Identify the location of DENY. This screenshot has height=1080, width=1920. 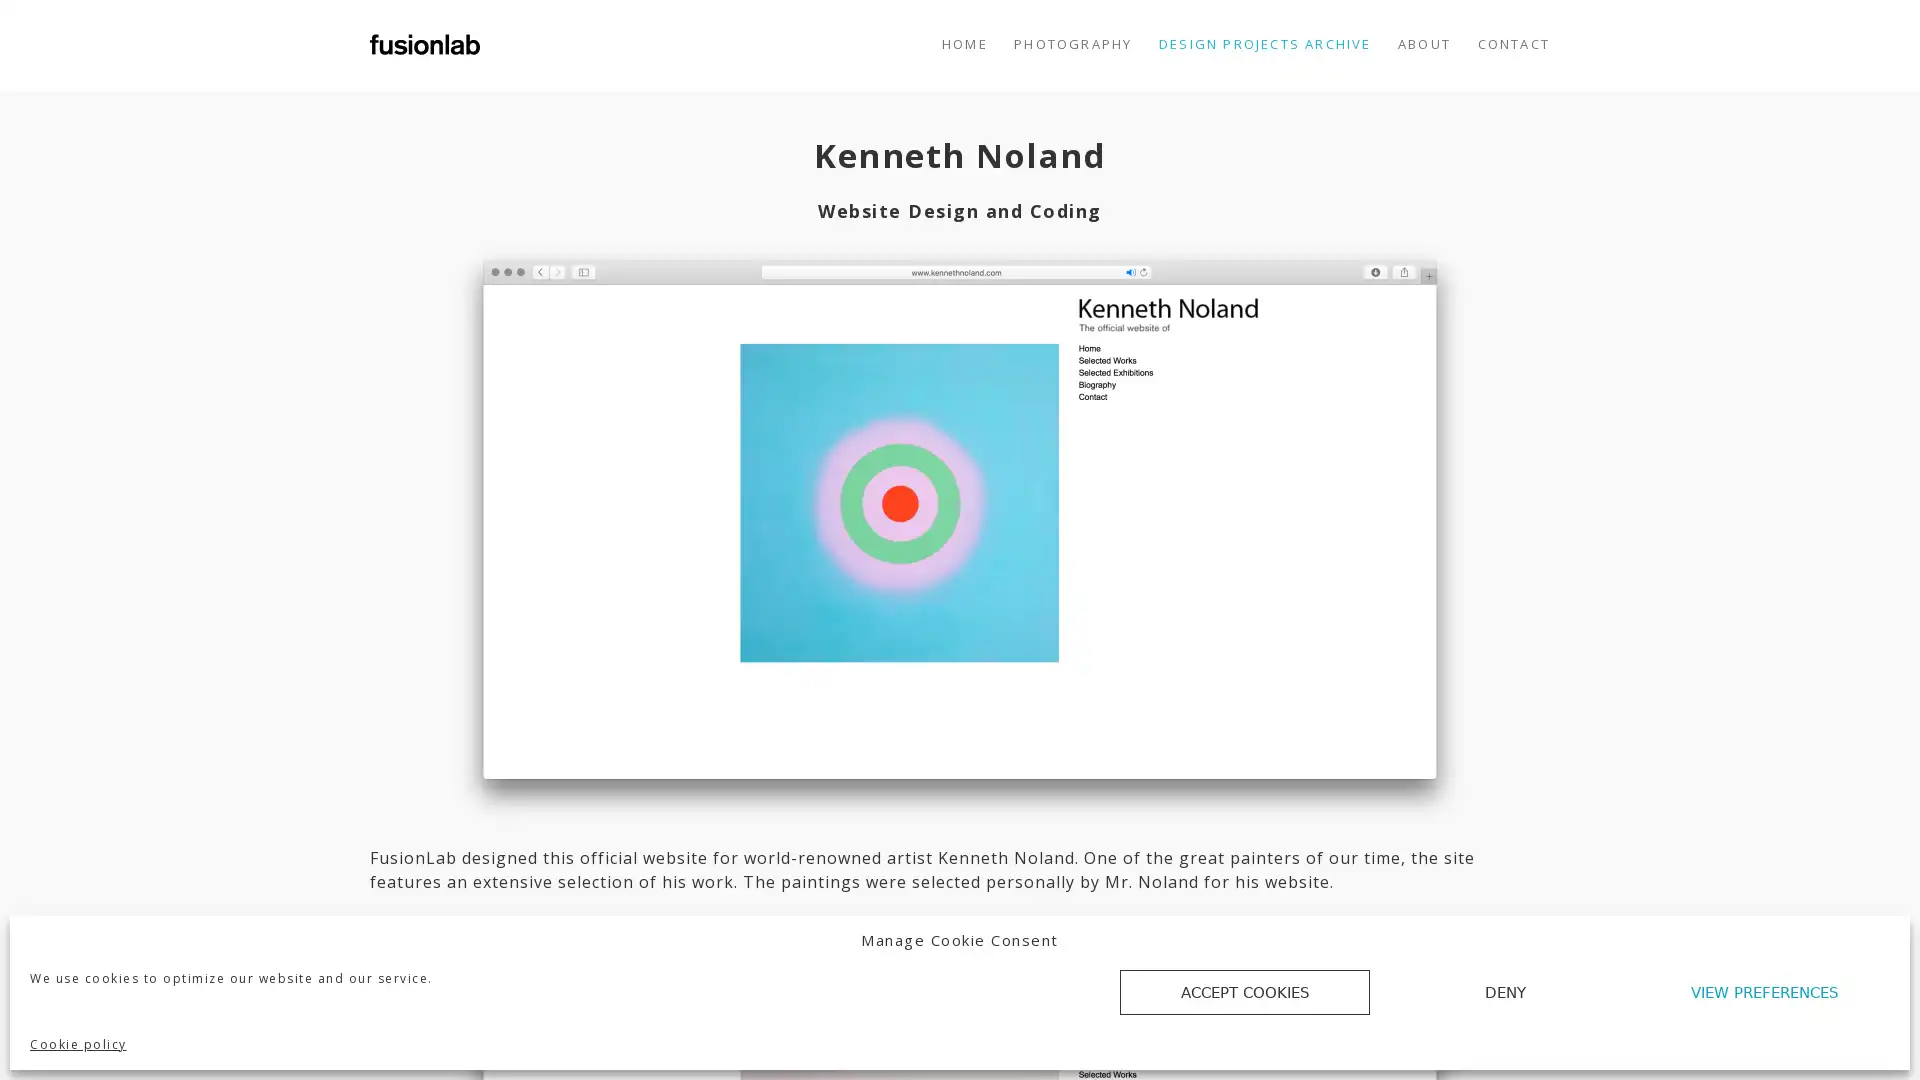
(1505, 992).